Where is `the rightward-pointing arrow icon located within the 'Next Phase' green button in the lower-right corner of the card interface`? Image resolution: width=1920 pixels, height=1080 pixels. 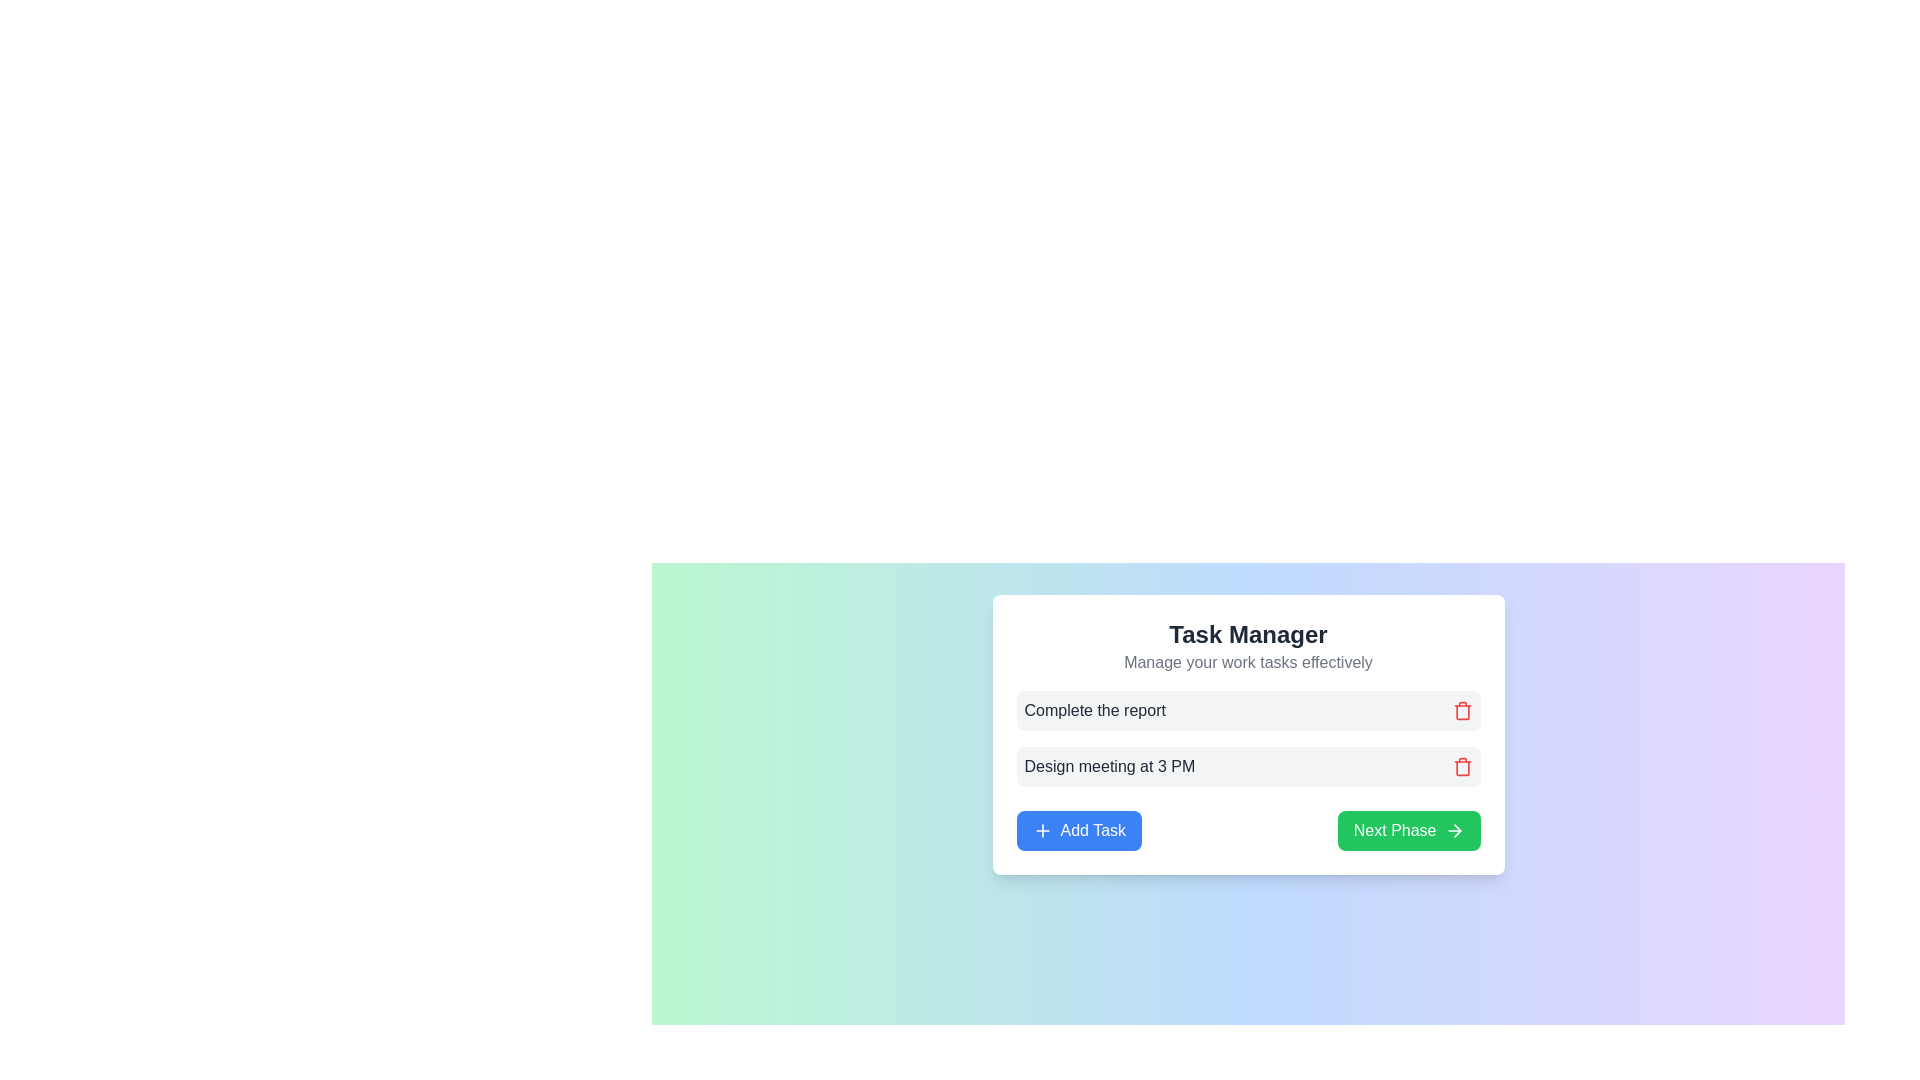
the rightward-pointing arrow icon located within the 'Next Phase' green button in the lower-right corner of the card interface is located at coordinates (1457, 830).